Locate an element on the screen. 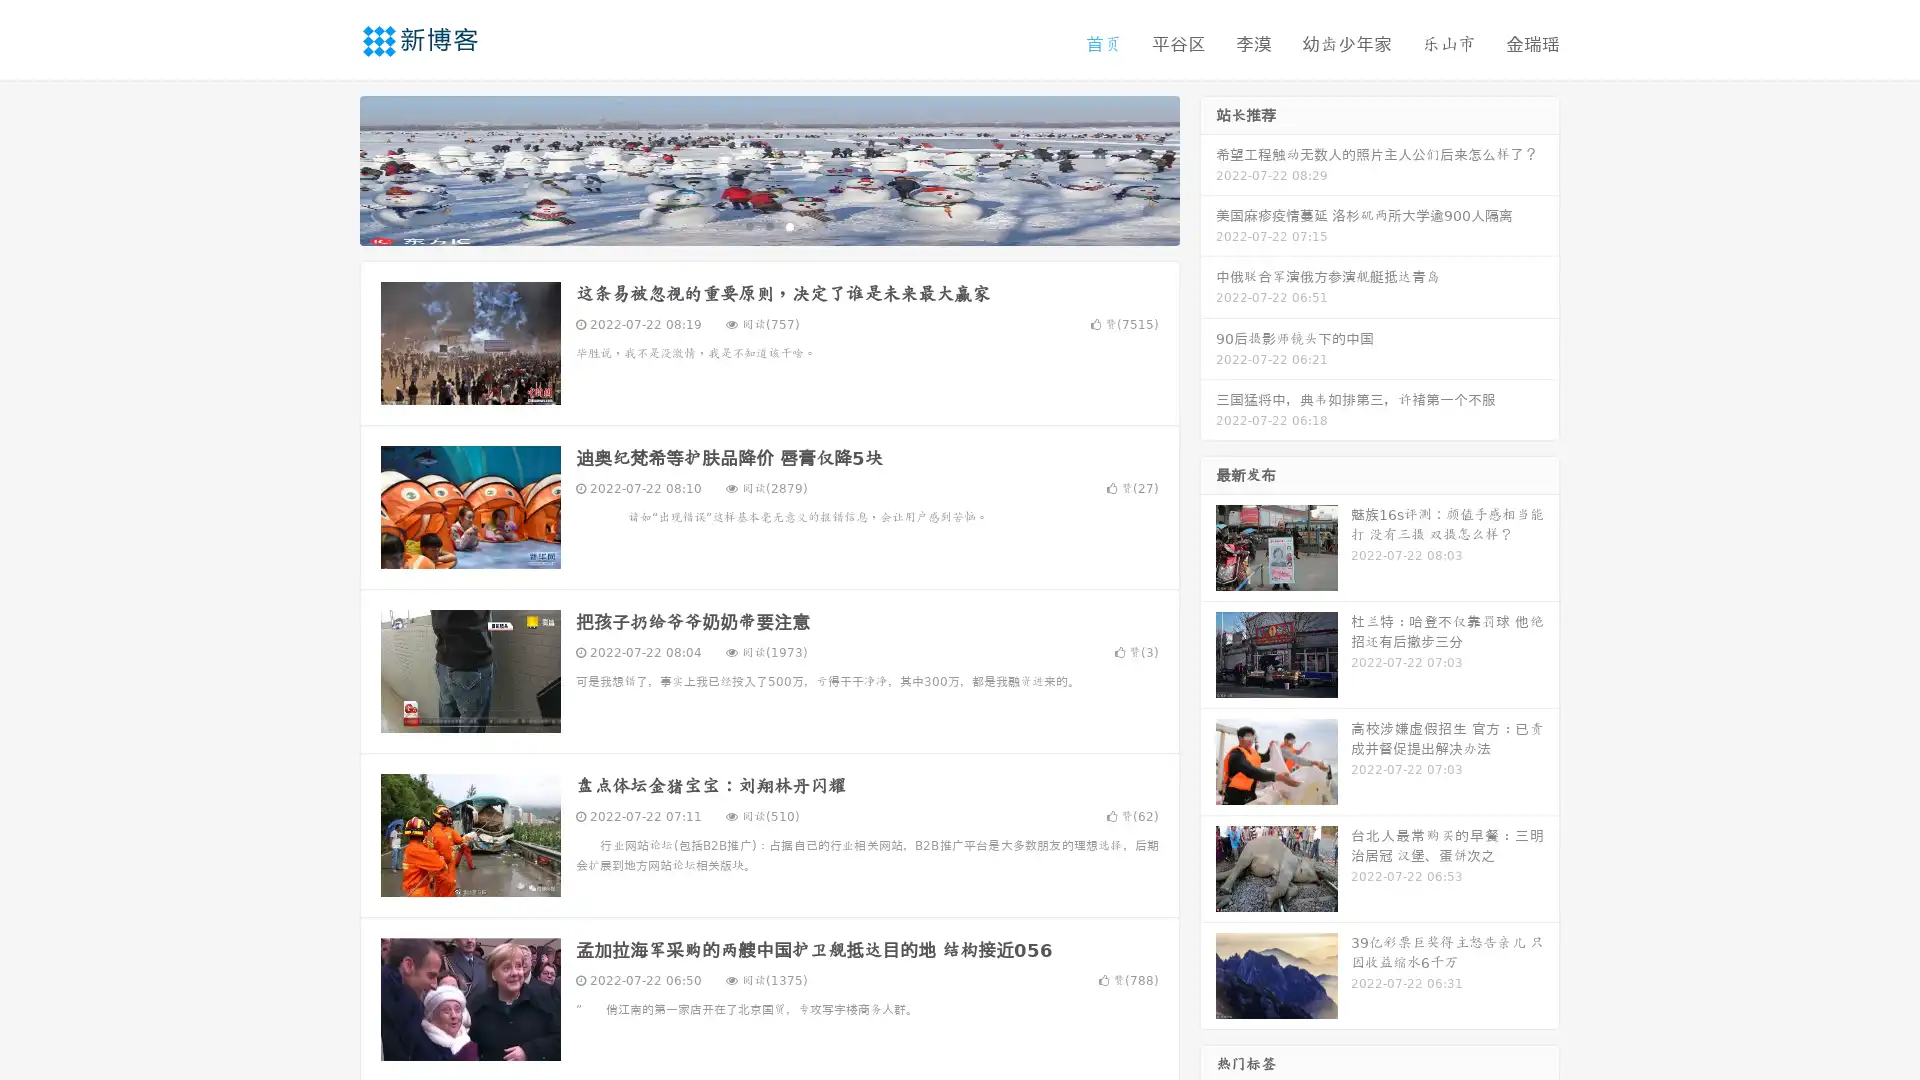  Go to slide 2 is located at coordinates (768, 225).